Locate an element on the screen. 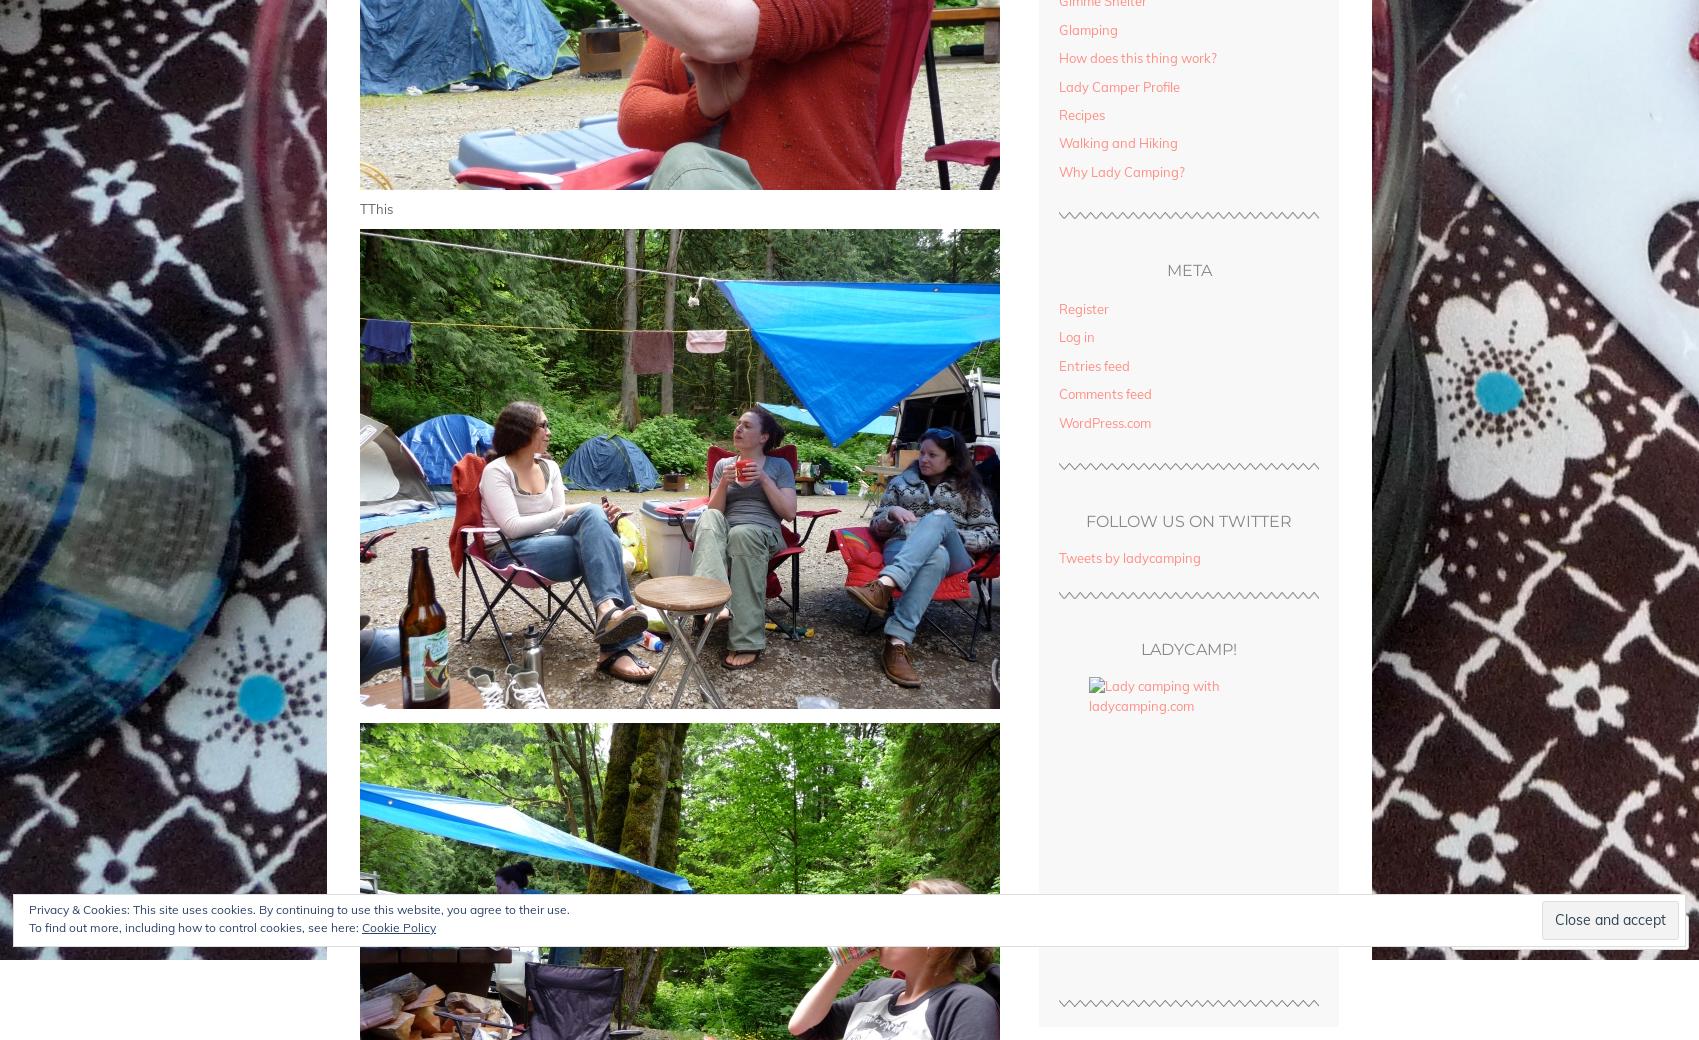  'Comment' is located at coordinates (1518, 932).